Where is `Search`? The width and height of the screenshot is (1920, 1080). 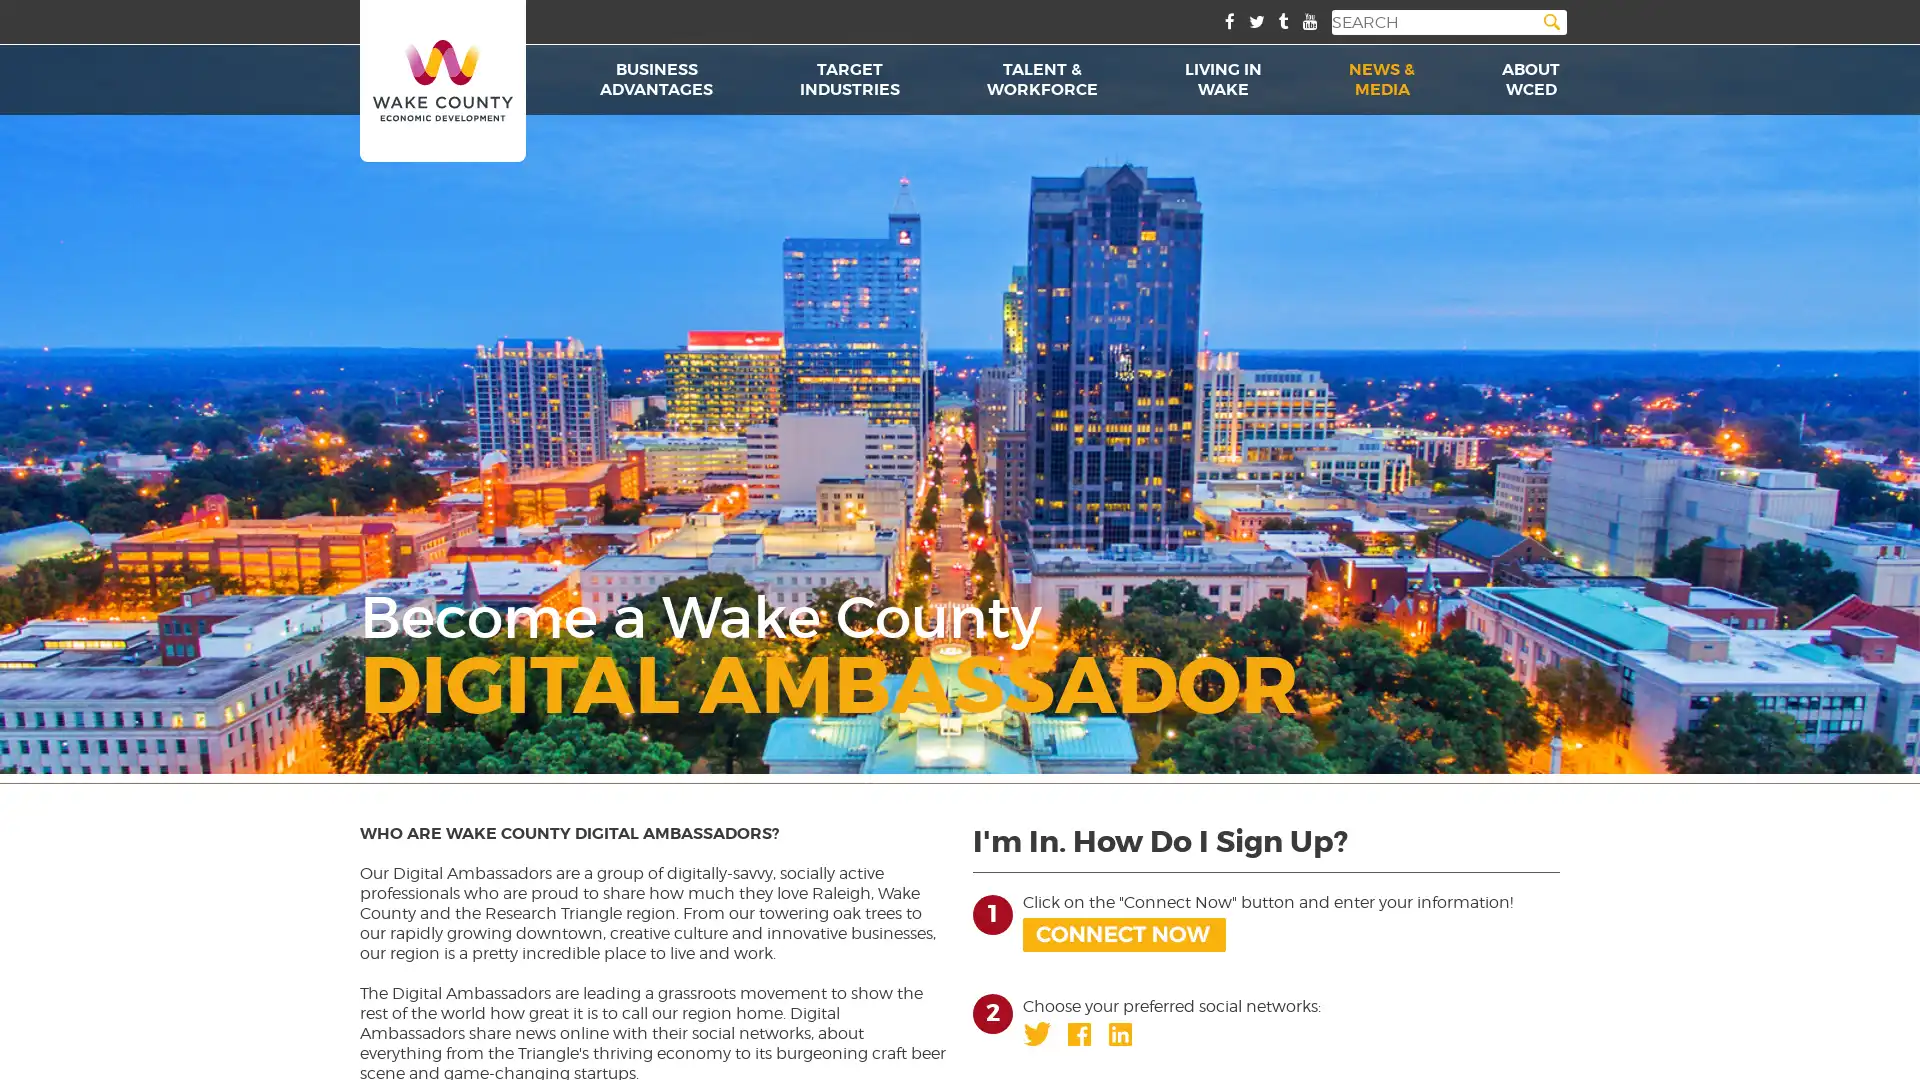 Search is located at coordinates (1550, 22).